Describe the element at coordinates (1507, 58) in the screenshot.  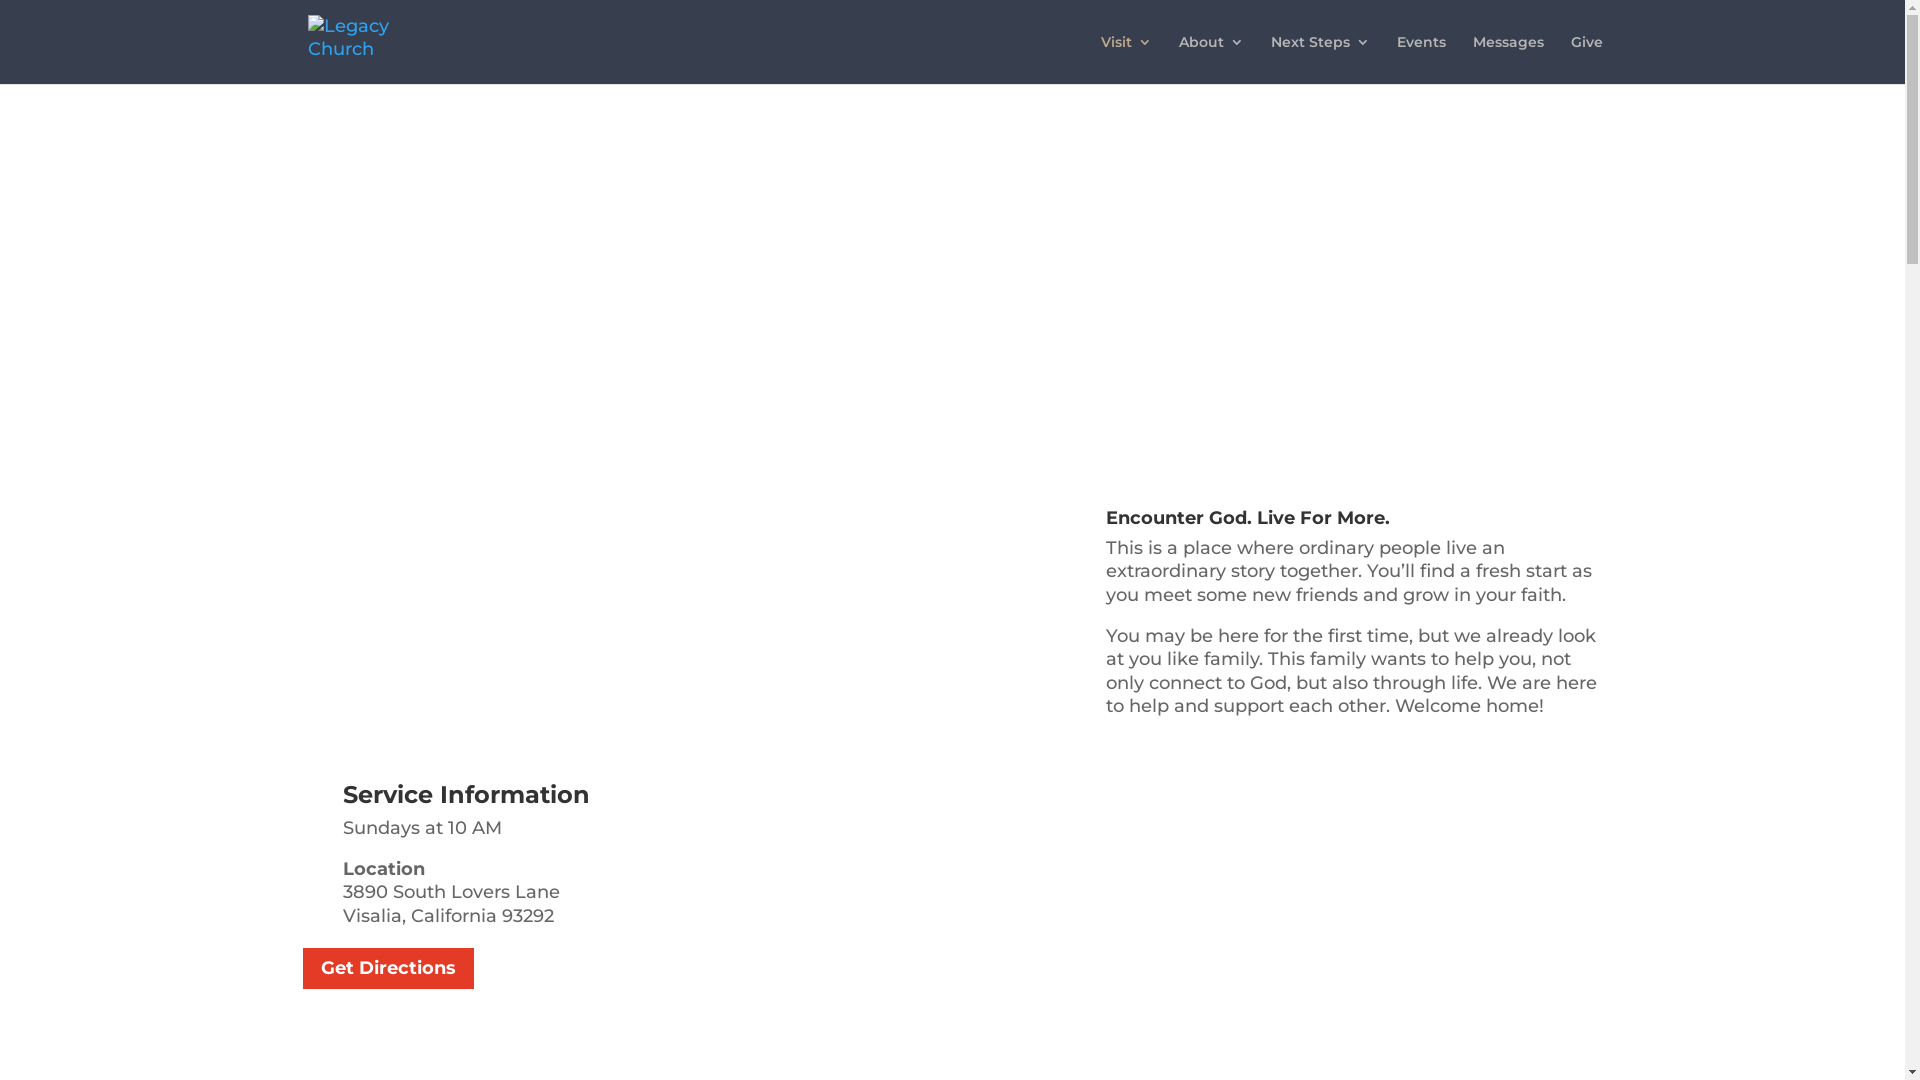
I see `'Messages'` at that location.